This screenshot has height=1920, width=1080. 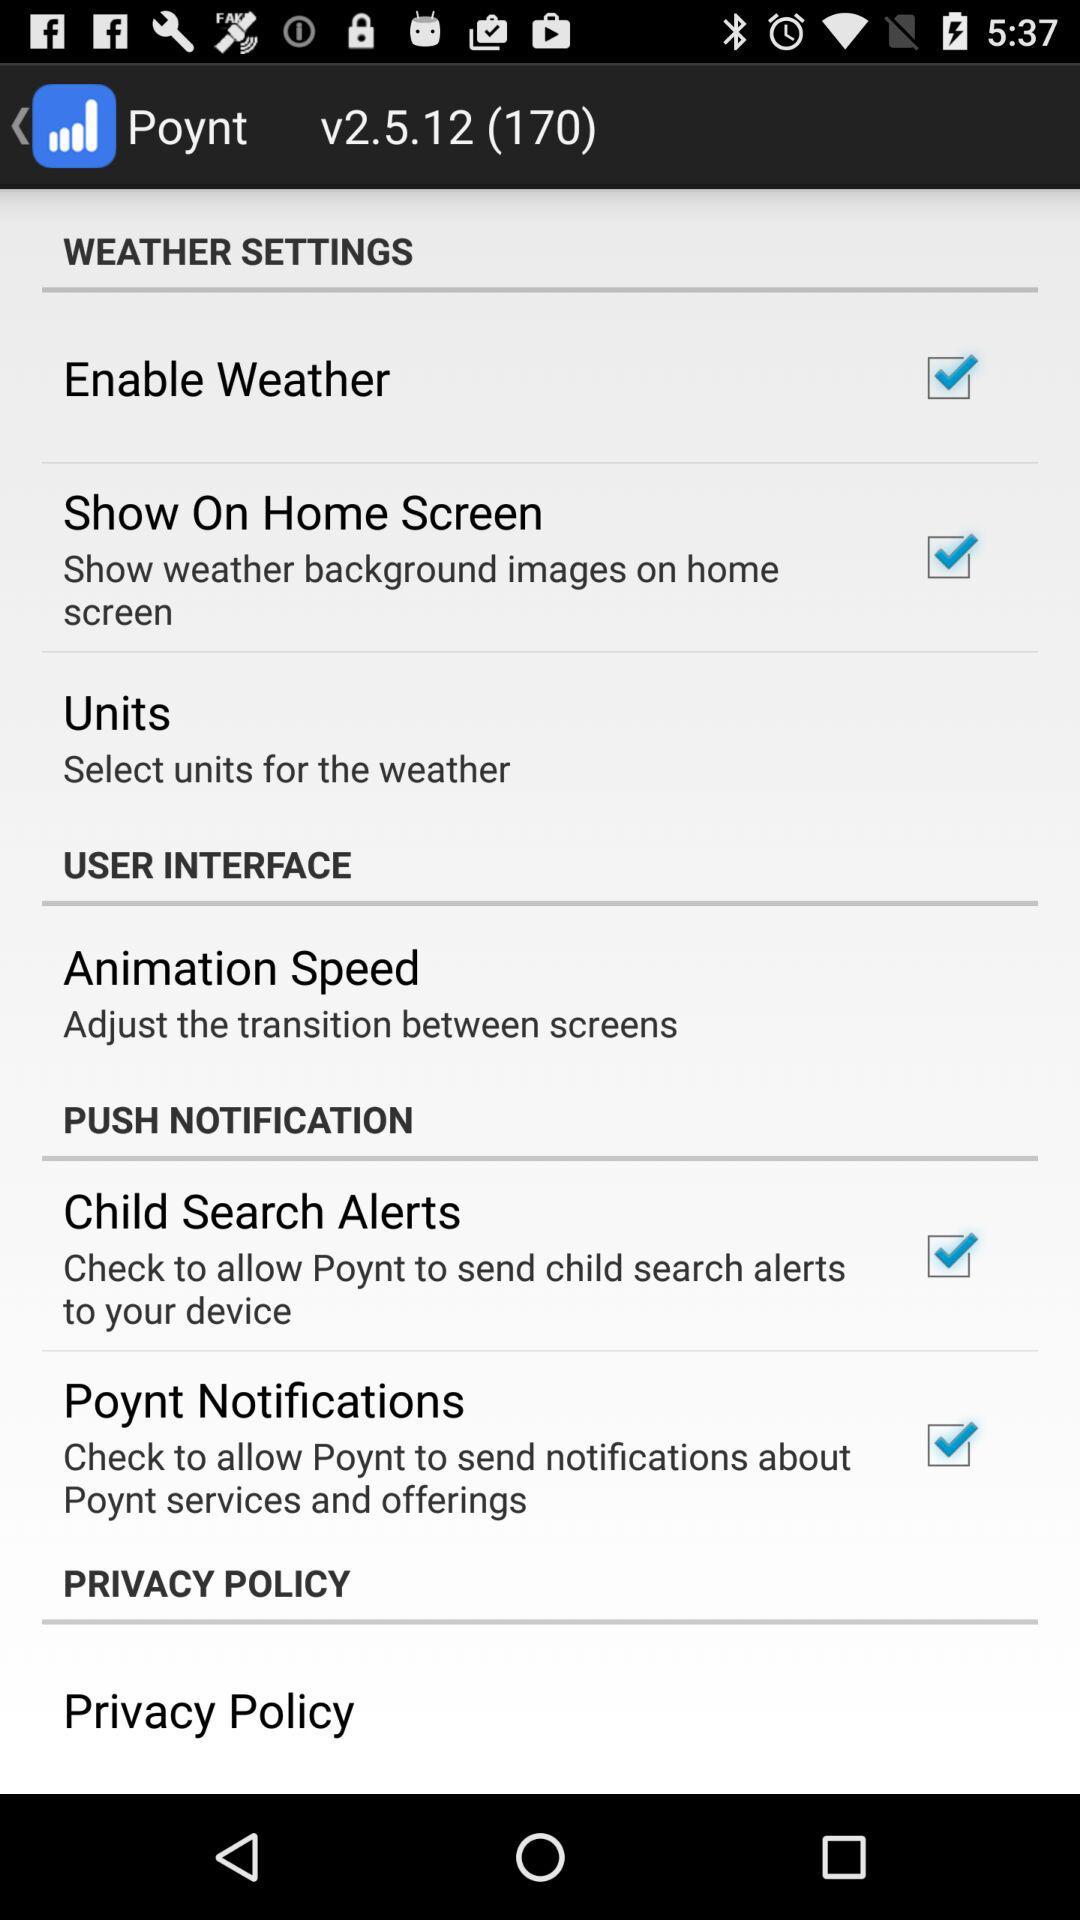 What do you see at coordinates (240, 966) in the screenshot?
I see `the animation speed app` at bounding box center [240, 966].